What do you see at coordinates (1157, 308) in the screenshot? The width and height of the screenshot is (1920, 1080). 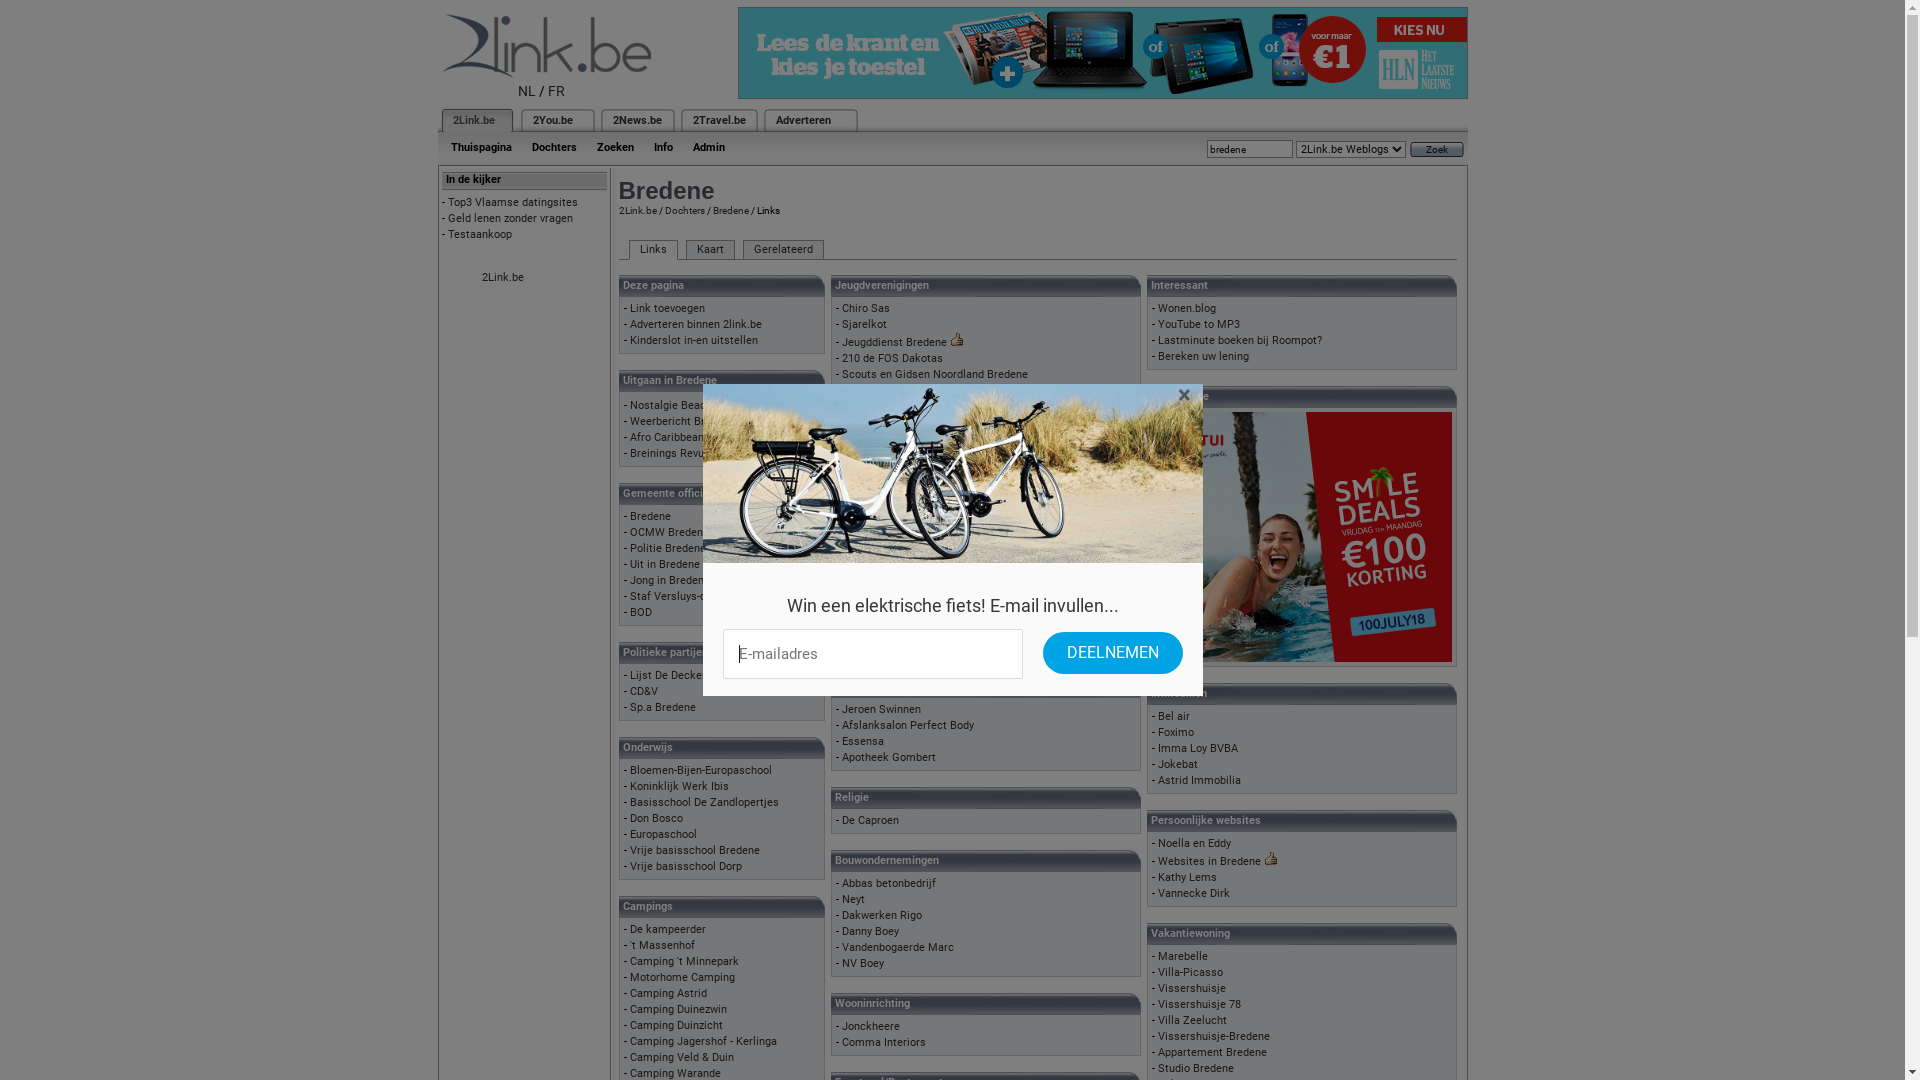 I see `'Wonen.blog'` at bounding box center [1157, 308].